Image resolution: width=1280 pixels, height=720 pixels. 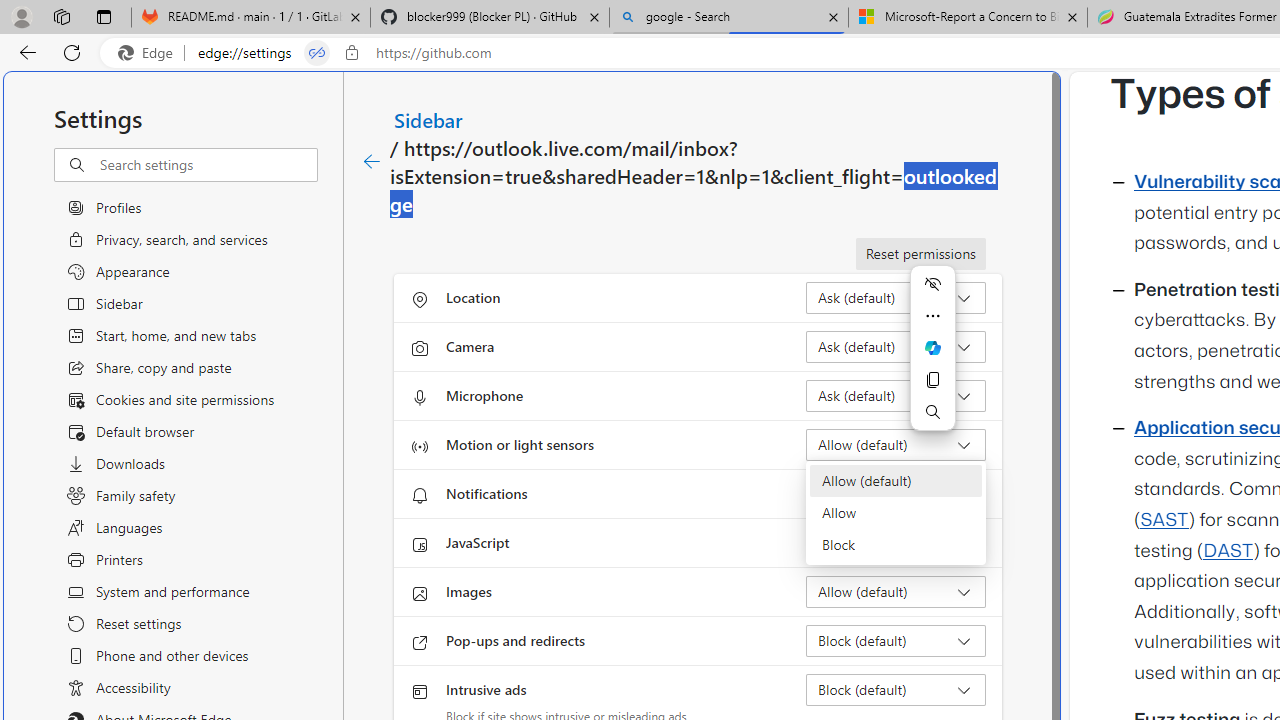 I want to click on 'Microsoft-Report a Concern to Bing', so click(x=967, y=17).